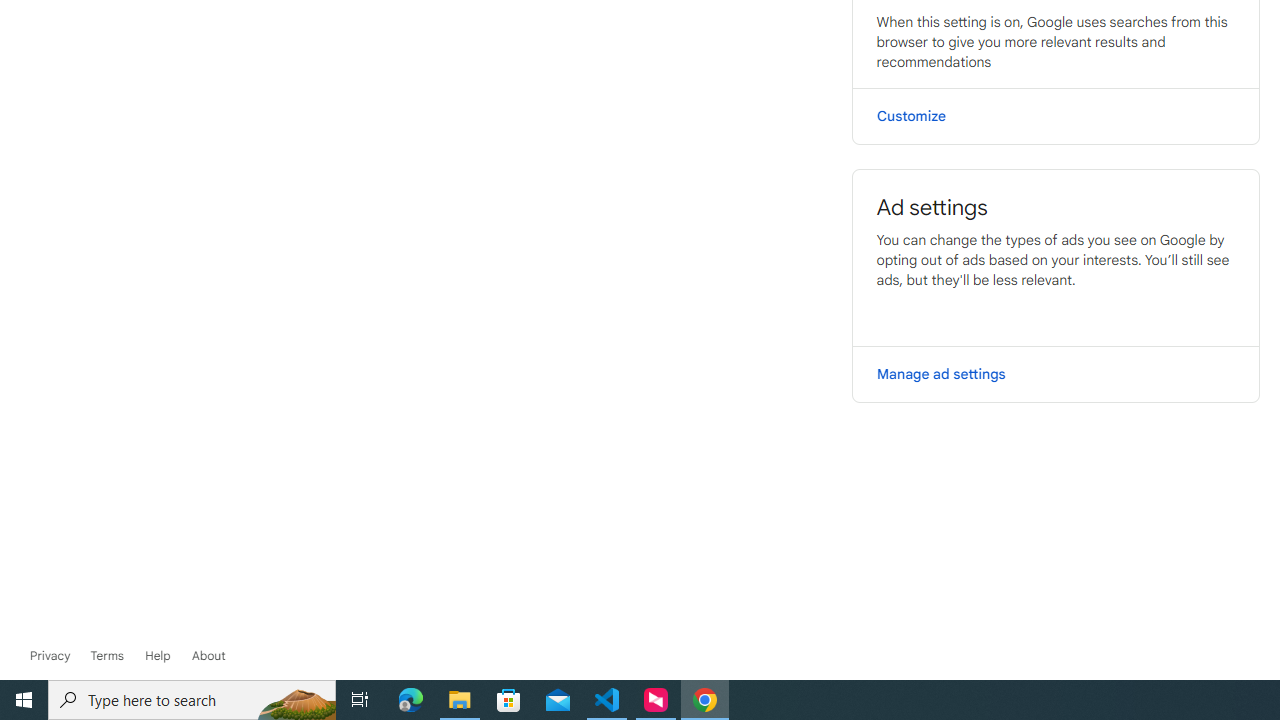 The width and height of the screenshot is (1280, 720). I want to click on 'Learn more about Google Account', so click(208, 655).